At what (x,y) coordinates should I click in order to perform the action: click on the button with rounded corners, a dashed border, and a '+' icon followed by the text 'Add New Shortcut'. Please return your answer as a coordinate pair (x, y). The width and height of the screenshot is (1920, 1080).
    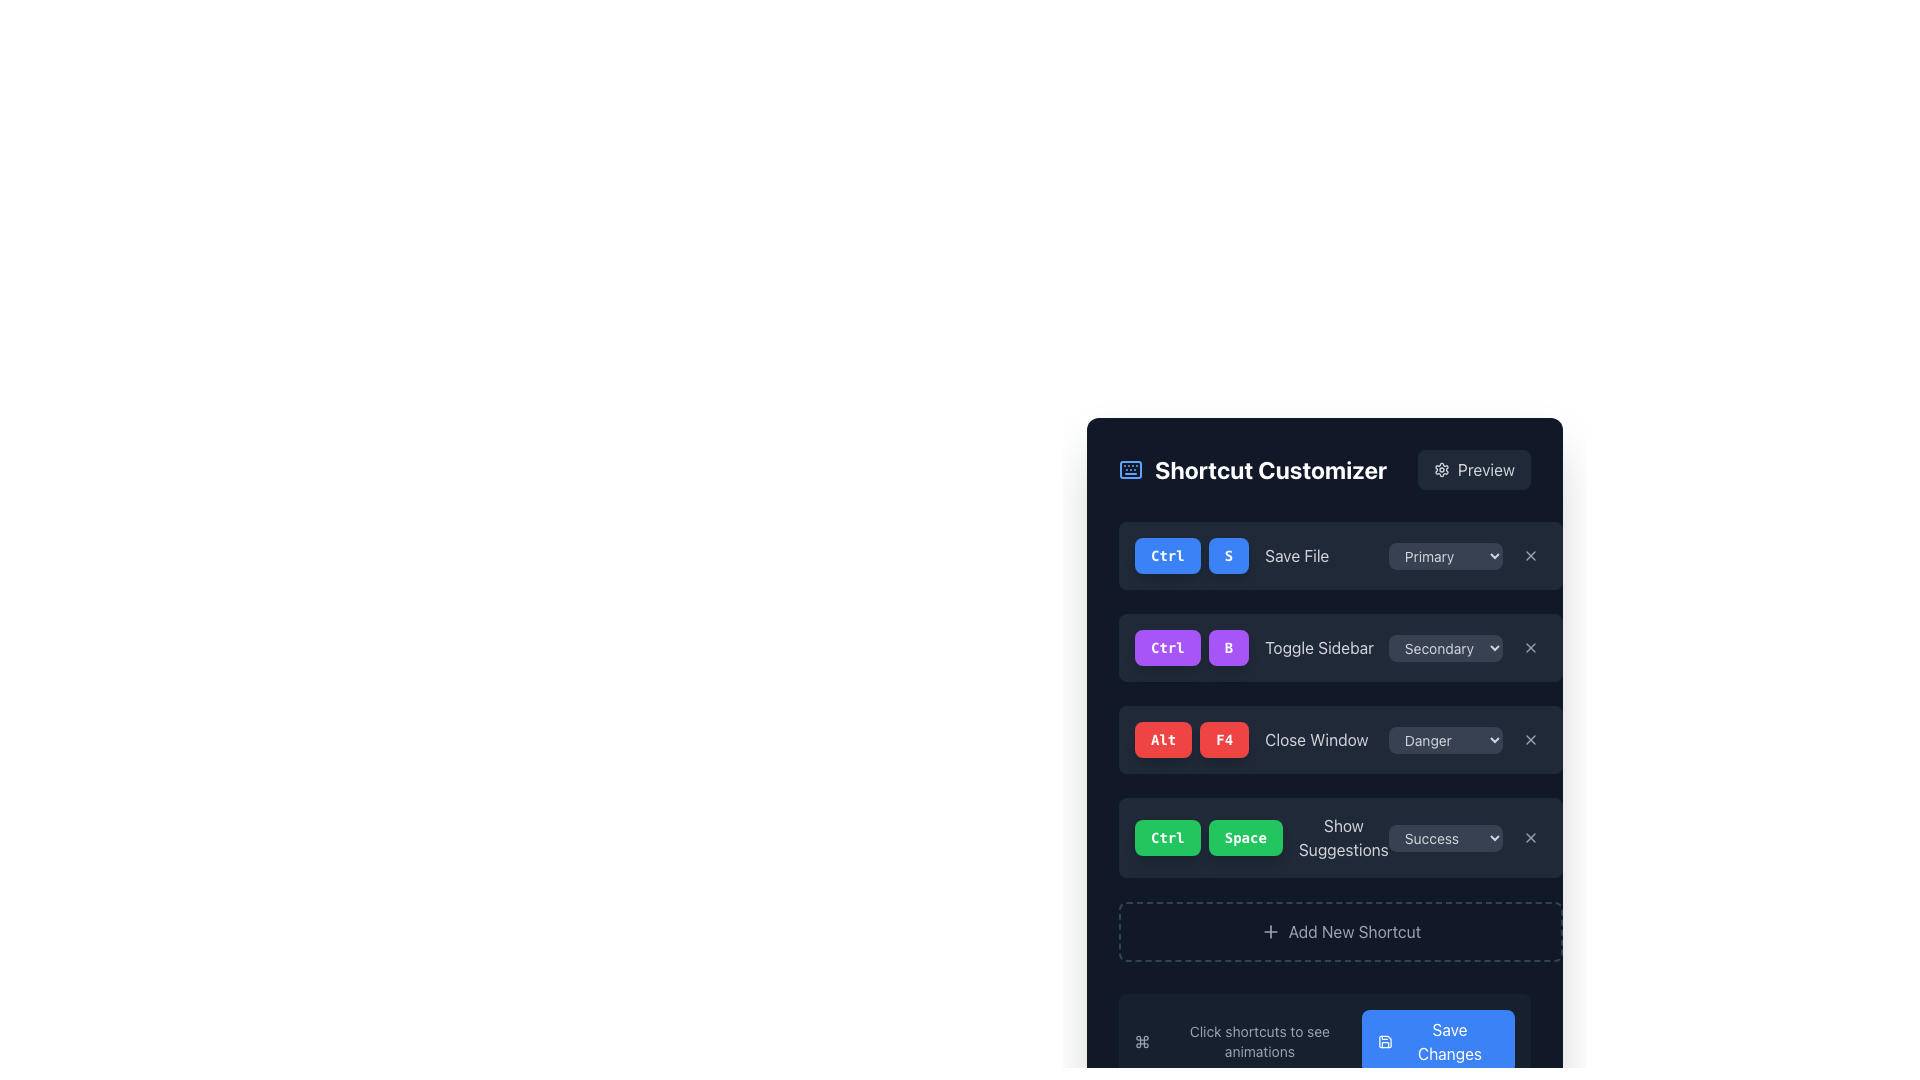
    Looking at the image, I should click on (1339, 932).